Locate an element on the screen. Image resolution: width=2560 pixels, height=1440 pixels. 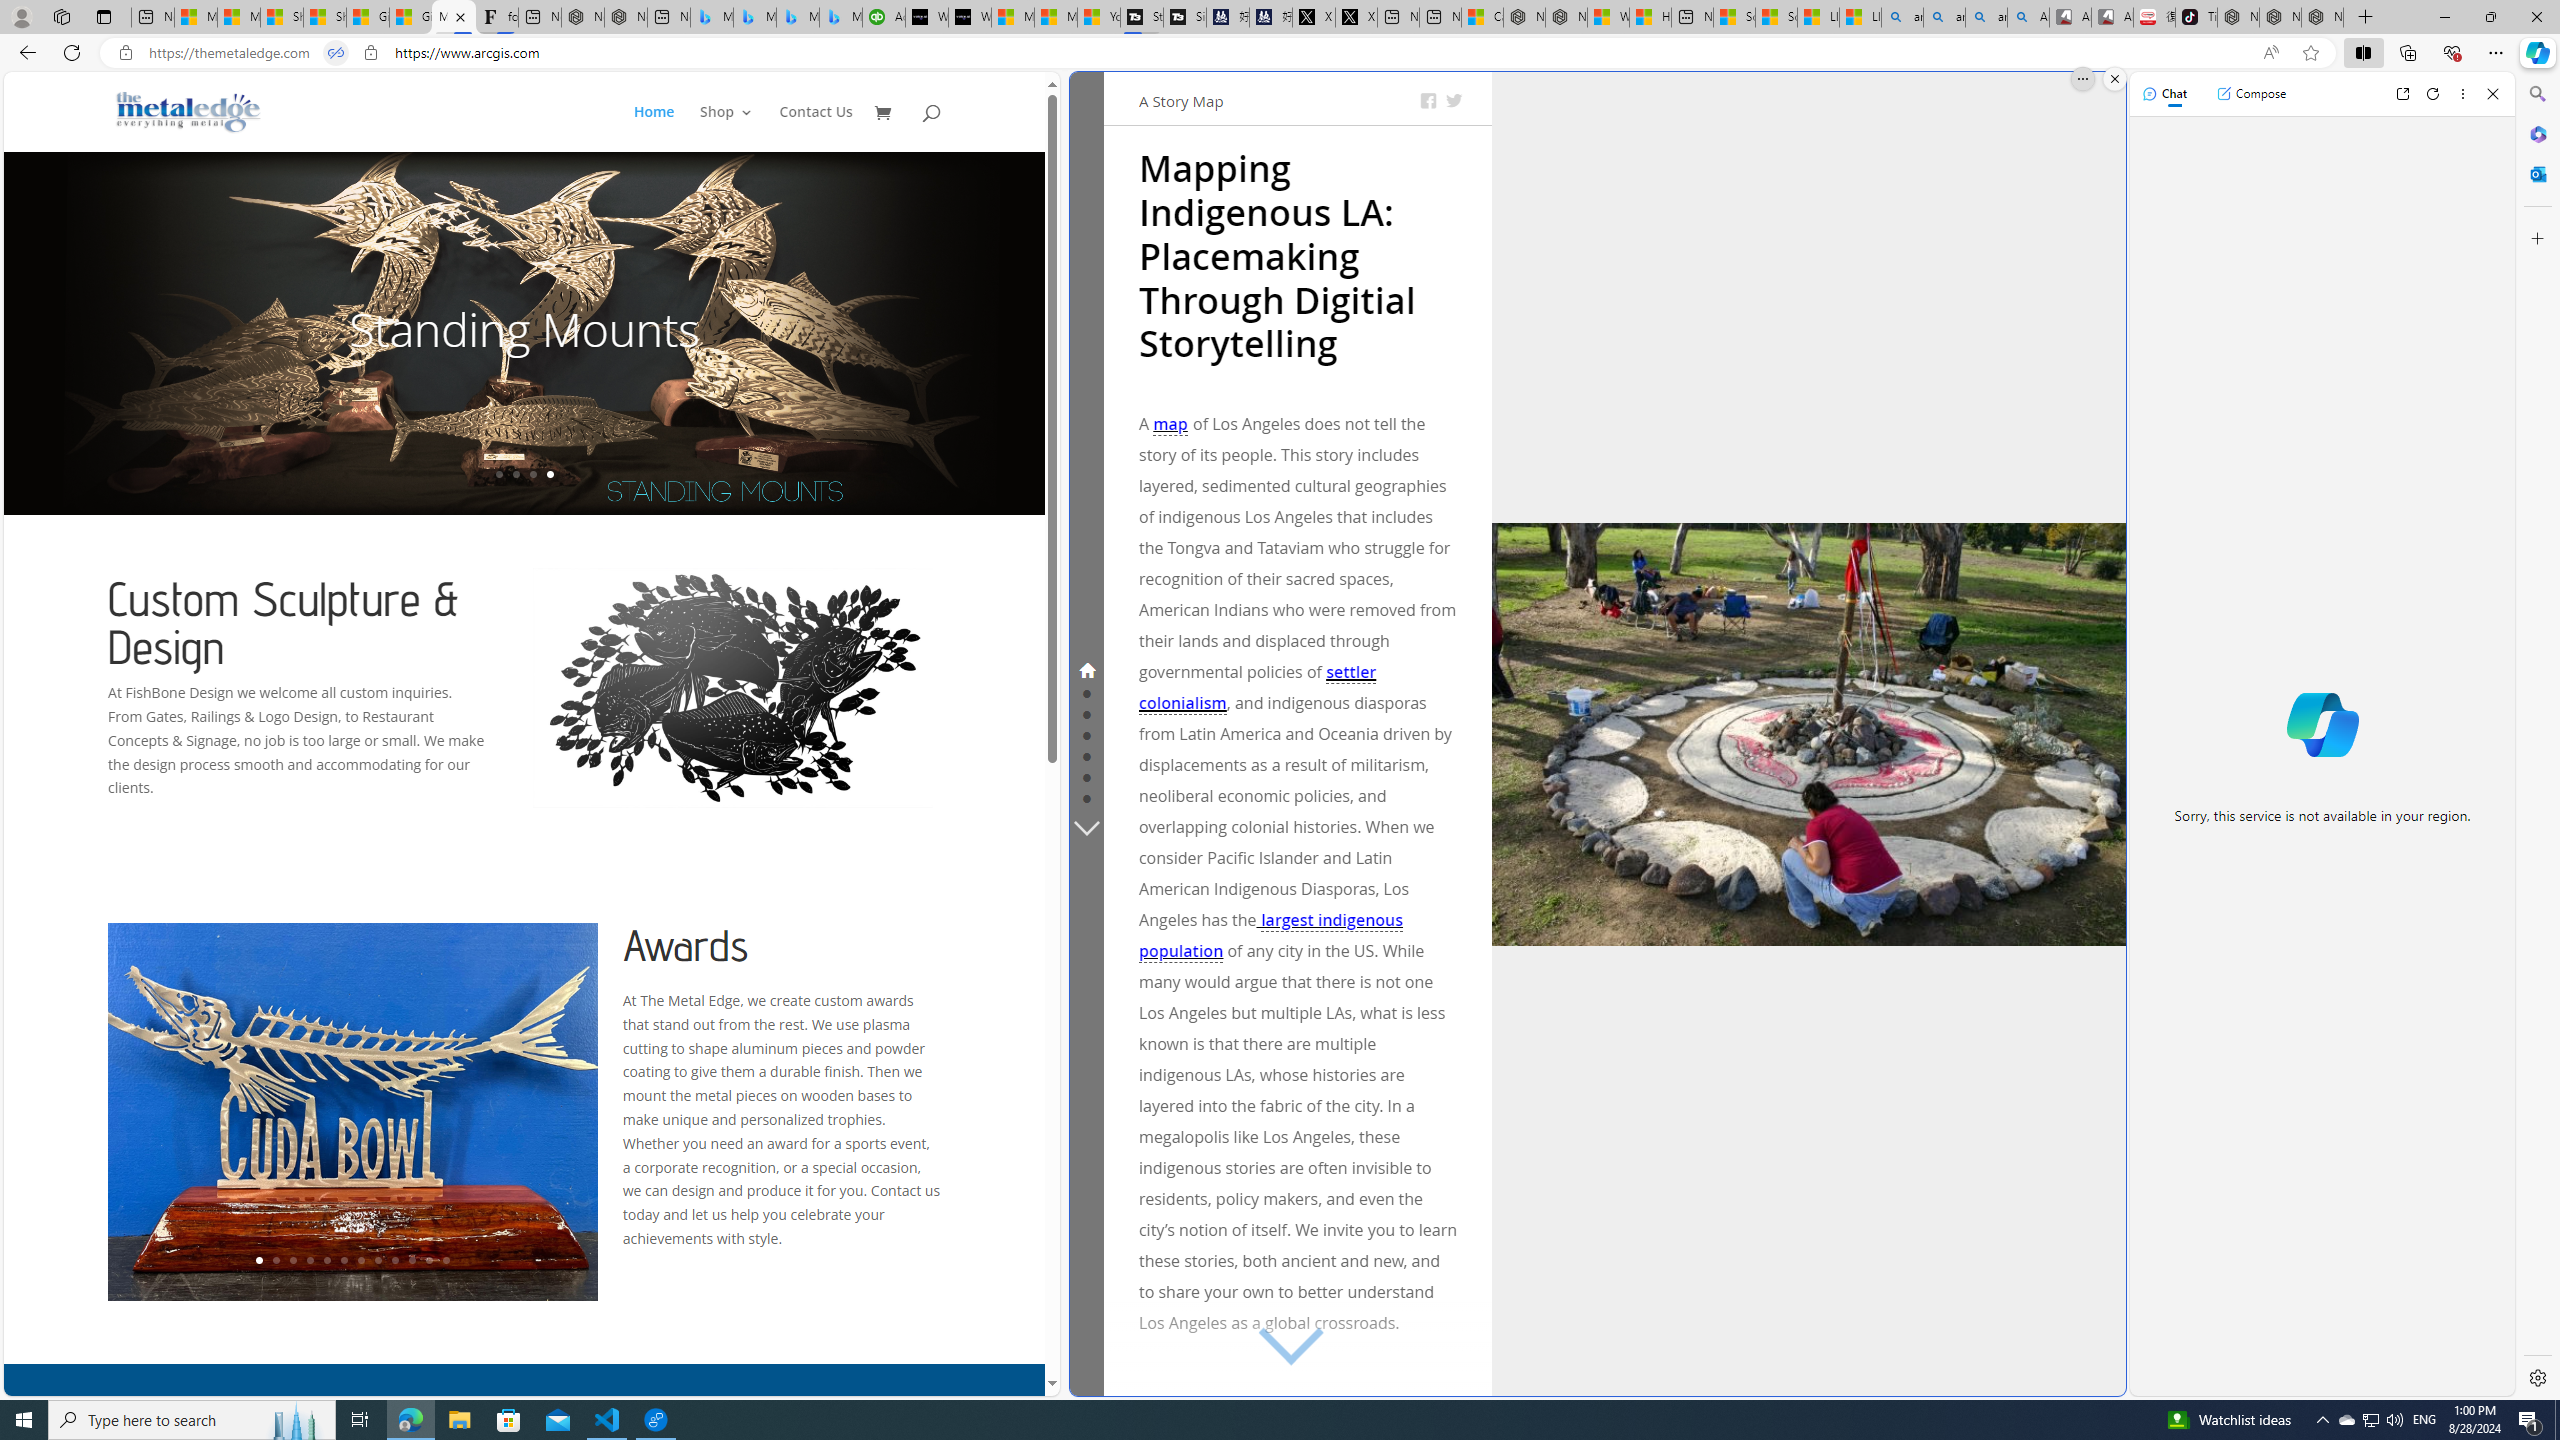
'amazon - Search' is located at coordinates (1944, 16).